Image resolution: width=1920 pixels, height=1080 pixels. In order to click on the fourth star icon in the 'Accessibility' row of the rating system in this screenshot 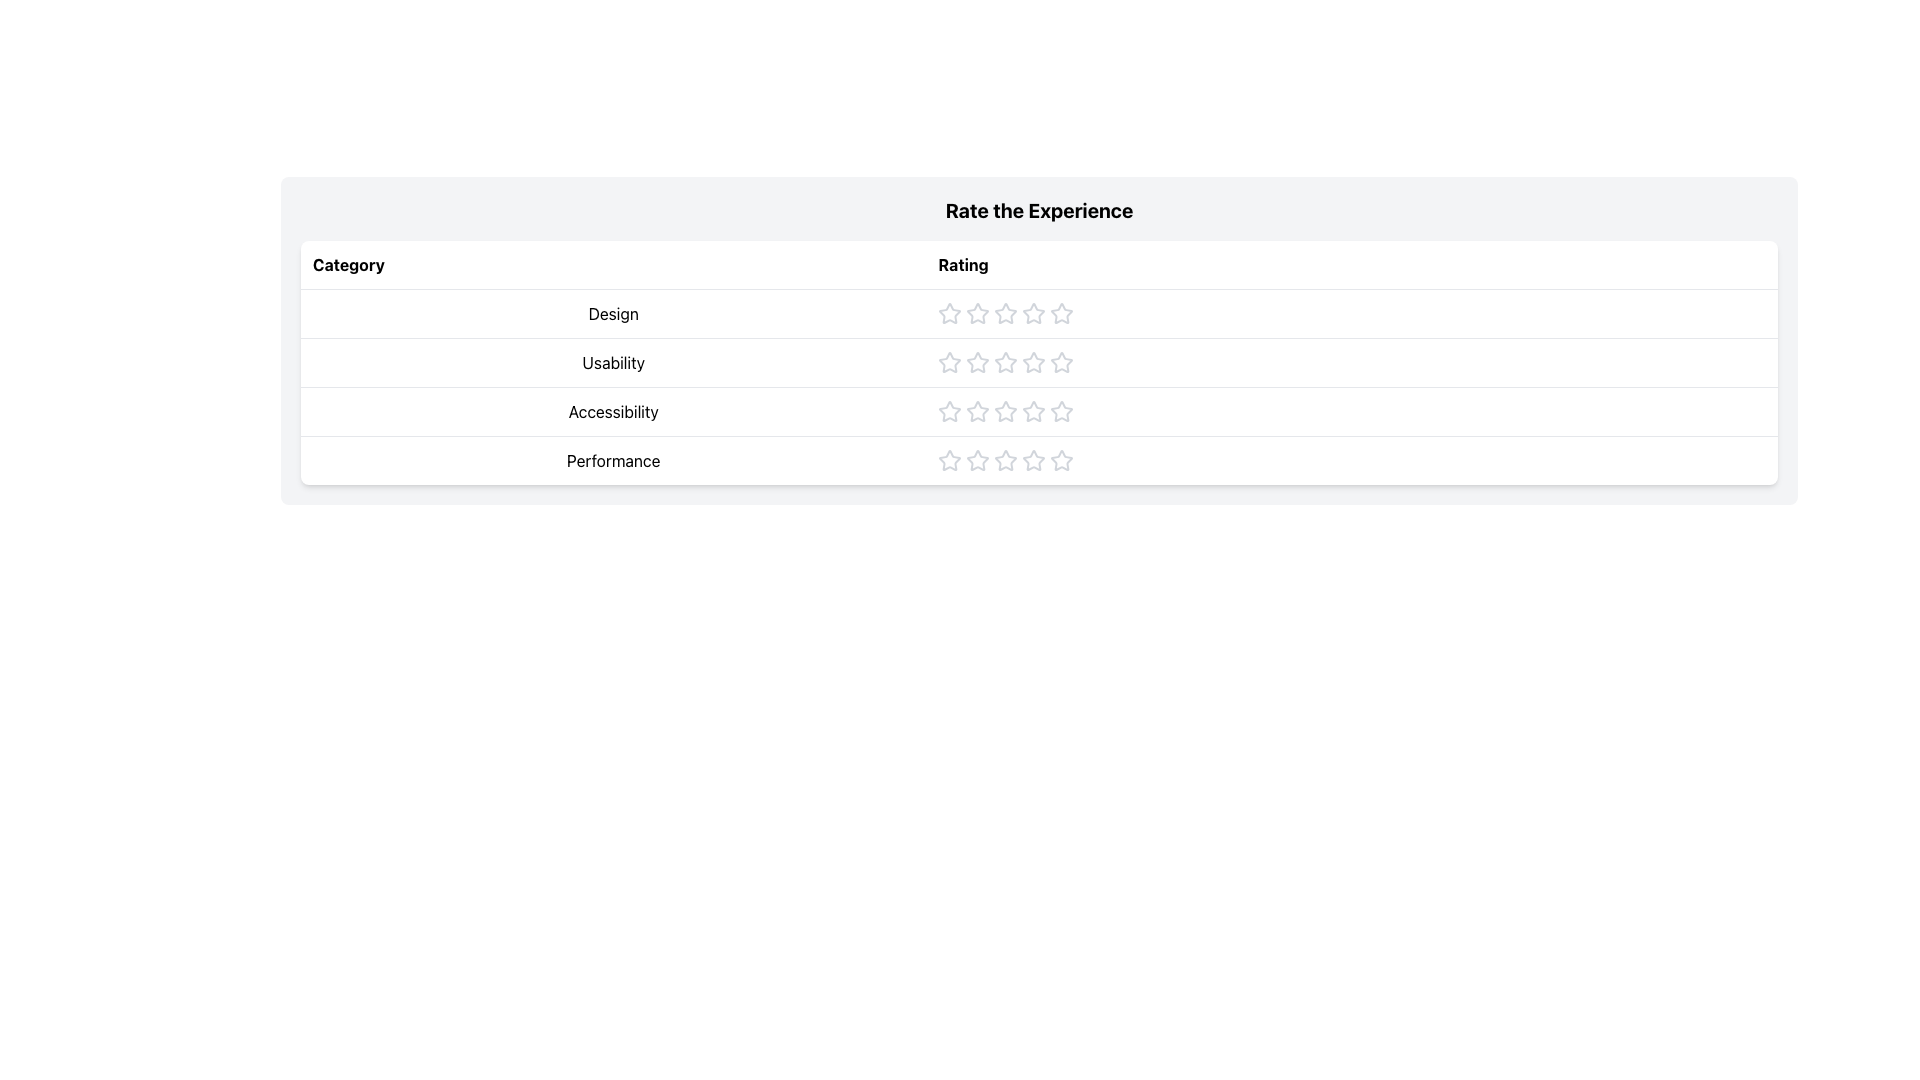, I will do `click(1034, 410)`.